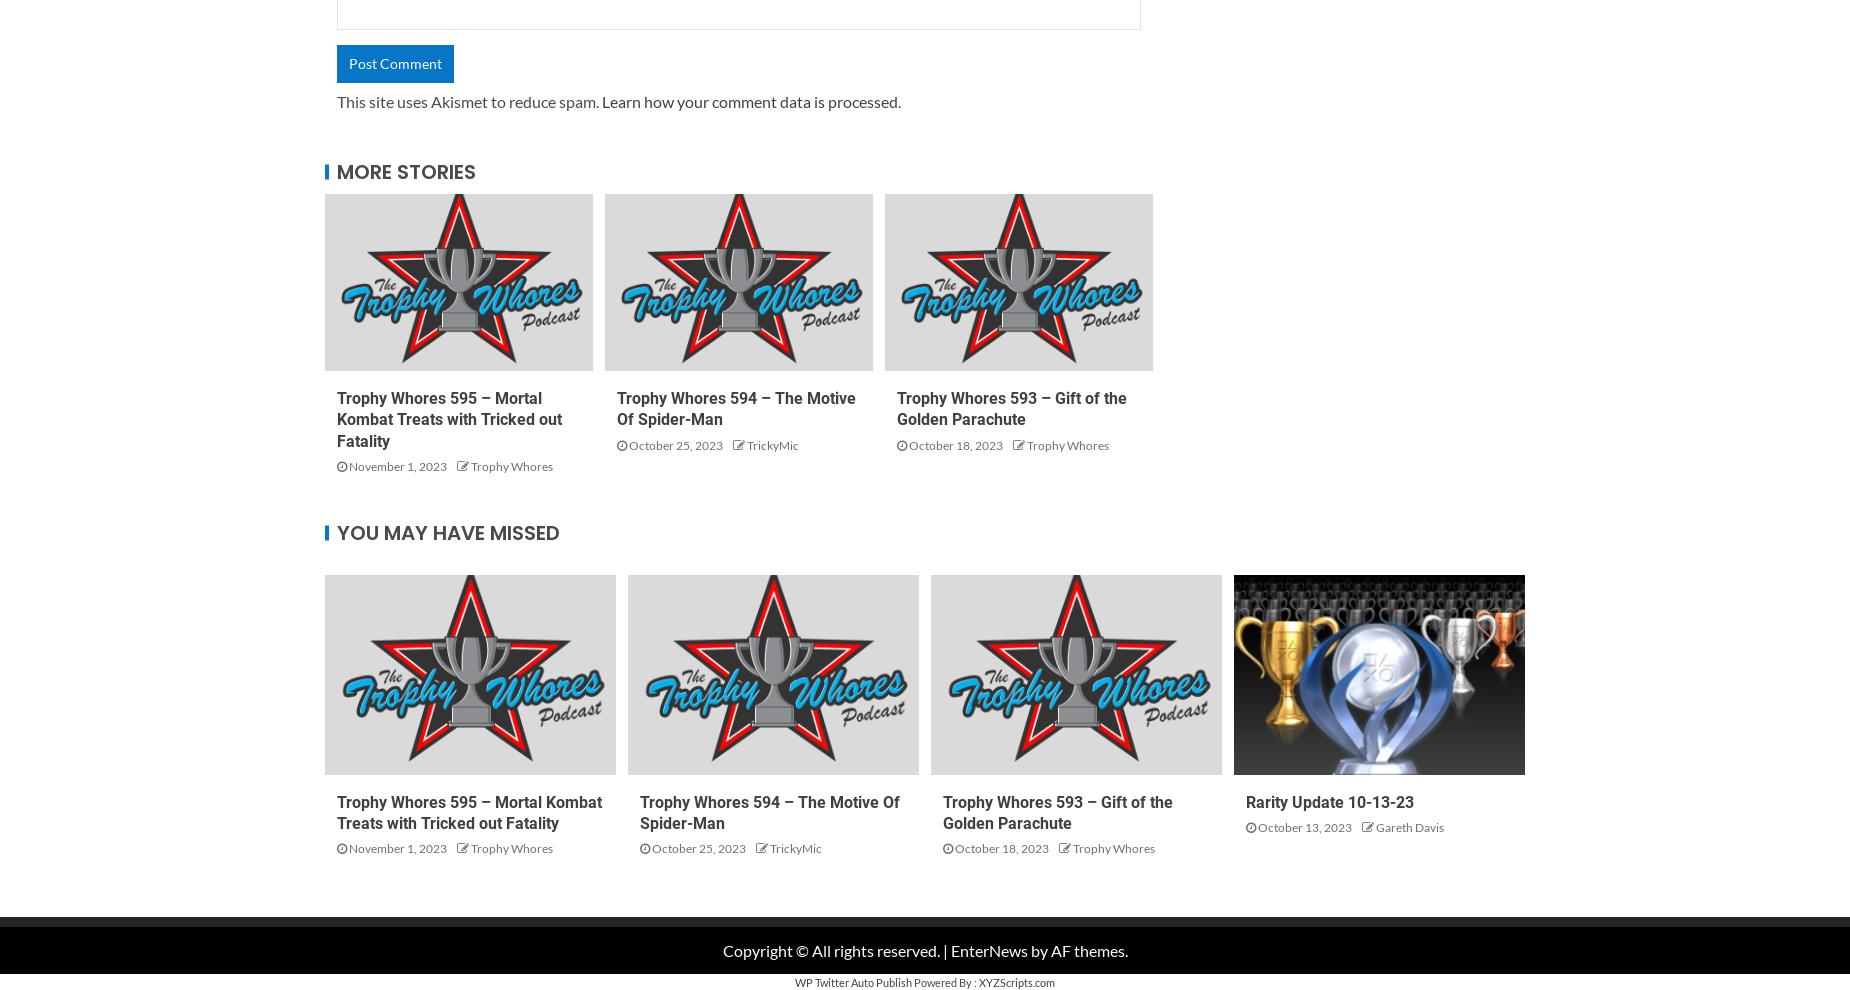 This screenshot has width=1850, height=990. Describe the element at coordinates (1303, 826) in the screenshot. I see `'October 13, 2023'` at that location.